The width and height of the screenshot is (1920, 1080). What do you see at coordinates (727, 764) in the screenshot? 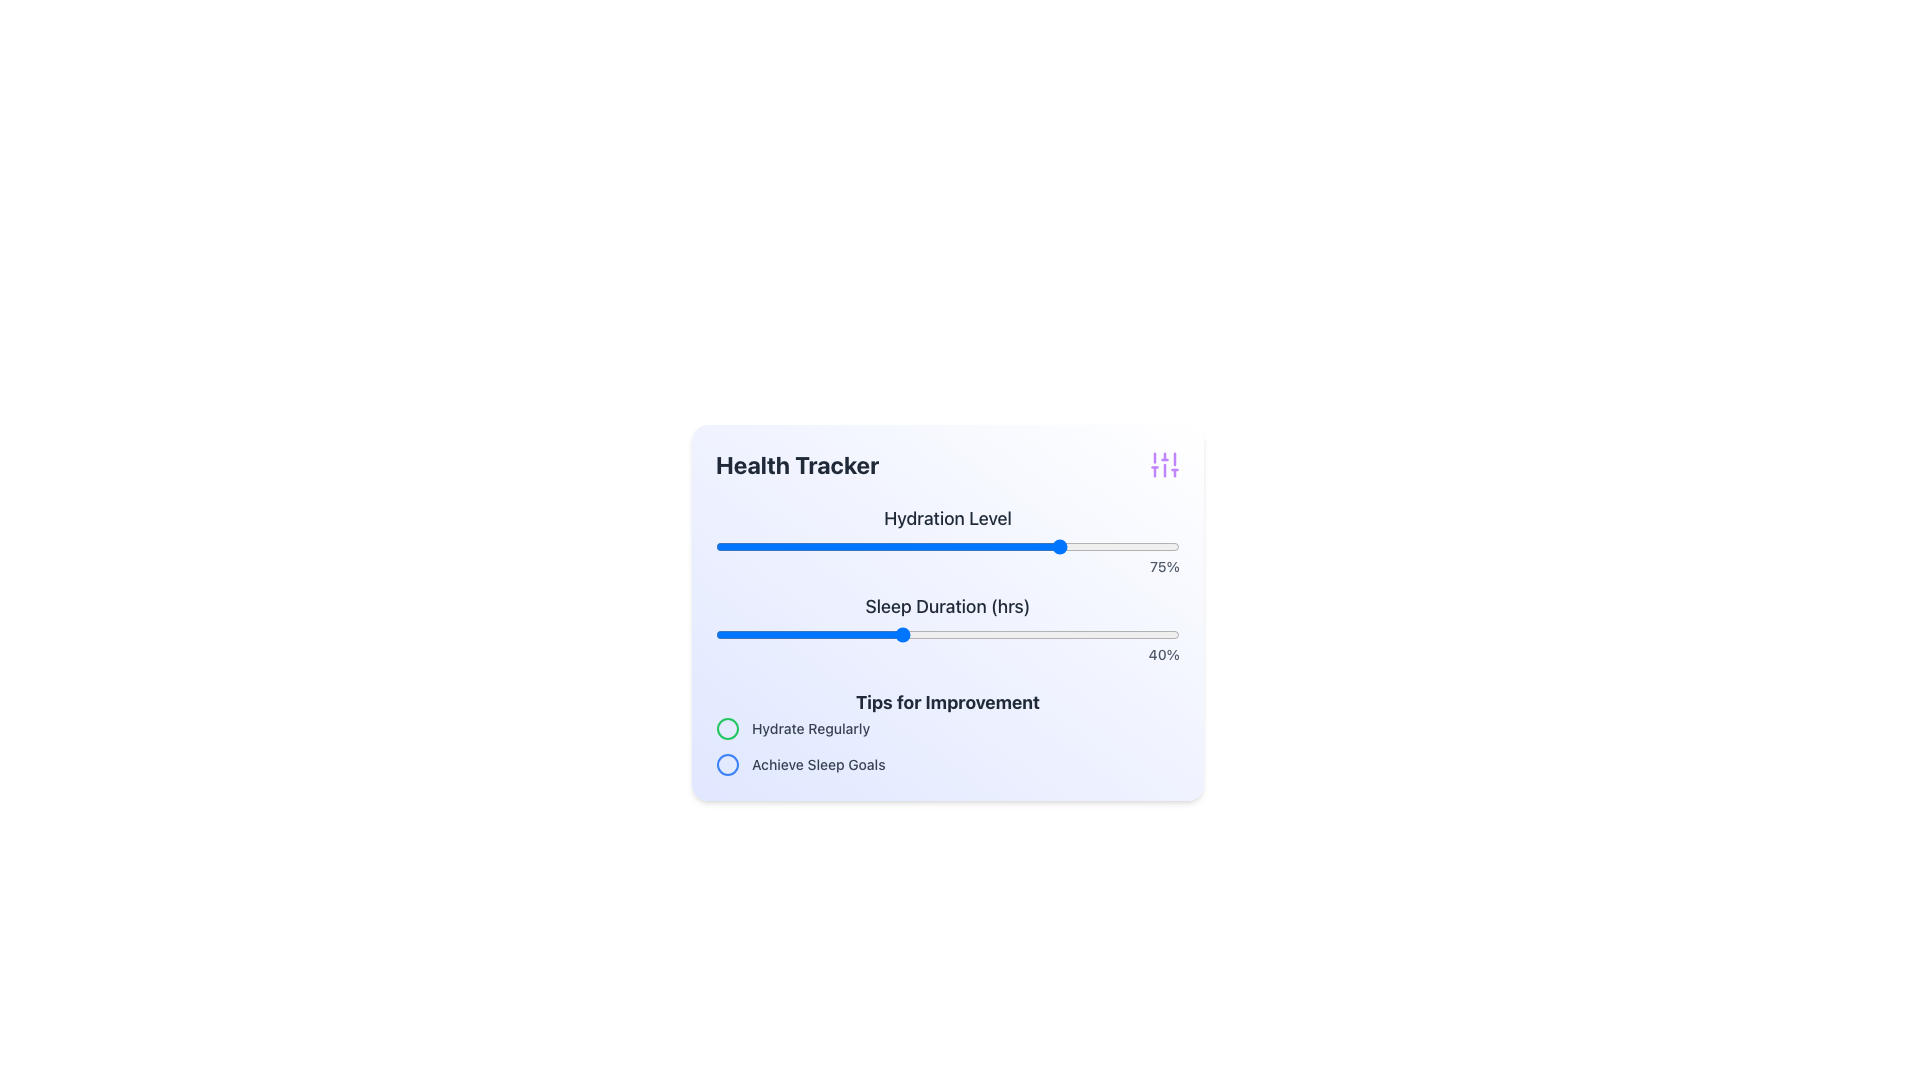
I see `the blue circular icon located to the left of the text 'Achieve Sleep Goals' in the 'Tips for Improvement' section of the 'Health Tracker' module` at bounding box center [727, 764].